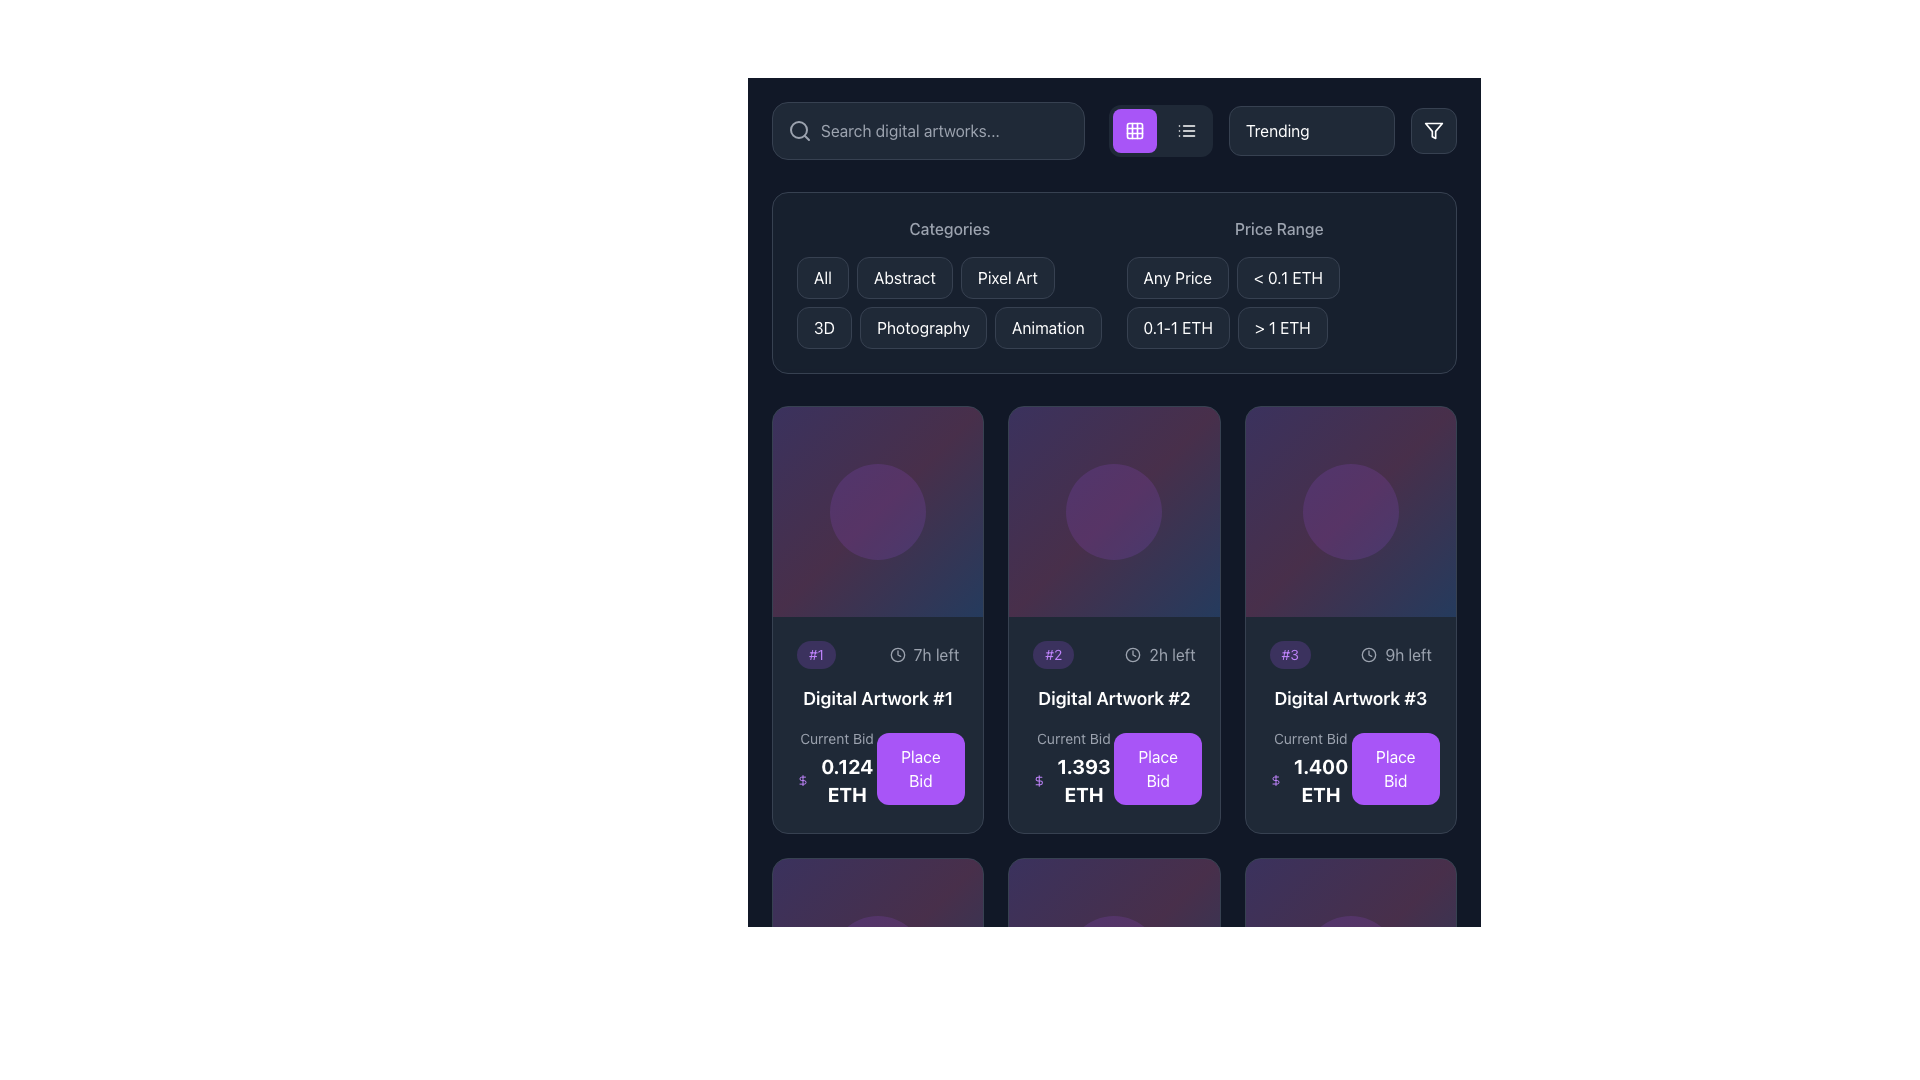  I want to click on the text label located in the second card of the grid layout, which serves as a title for the associated artwork, so click(1113, 698).